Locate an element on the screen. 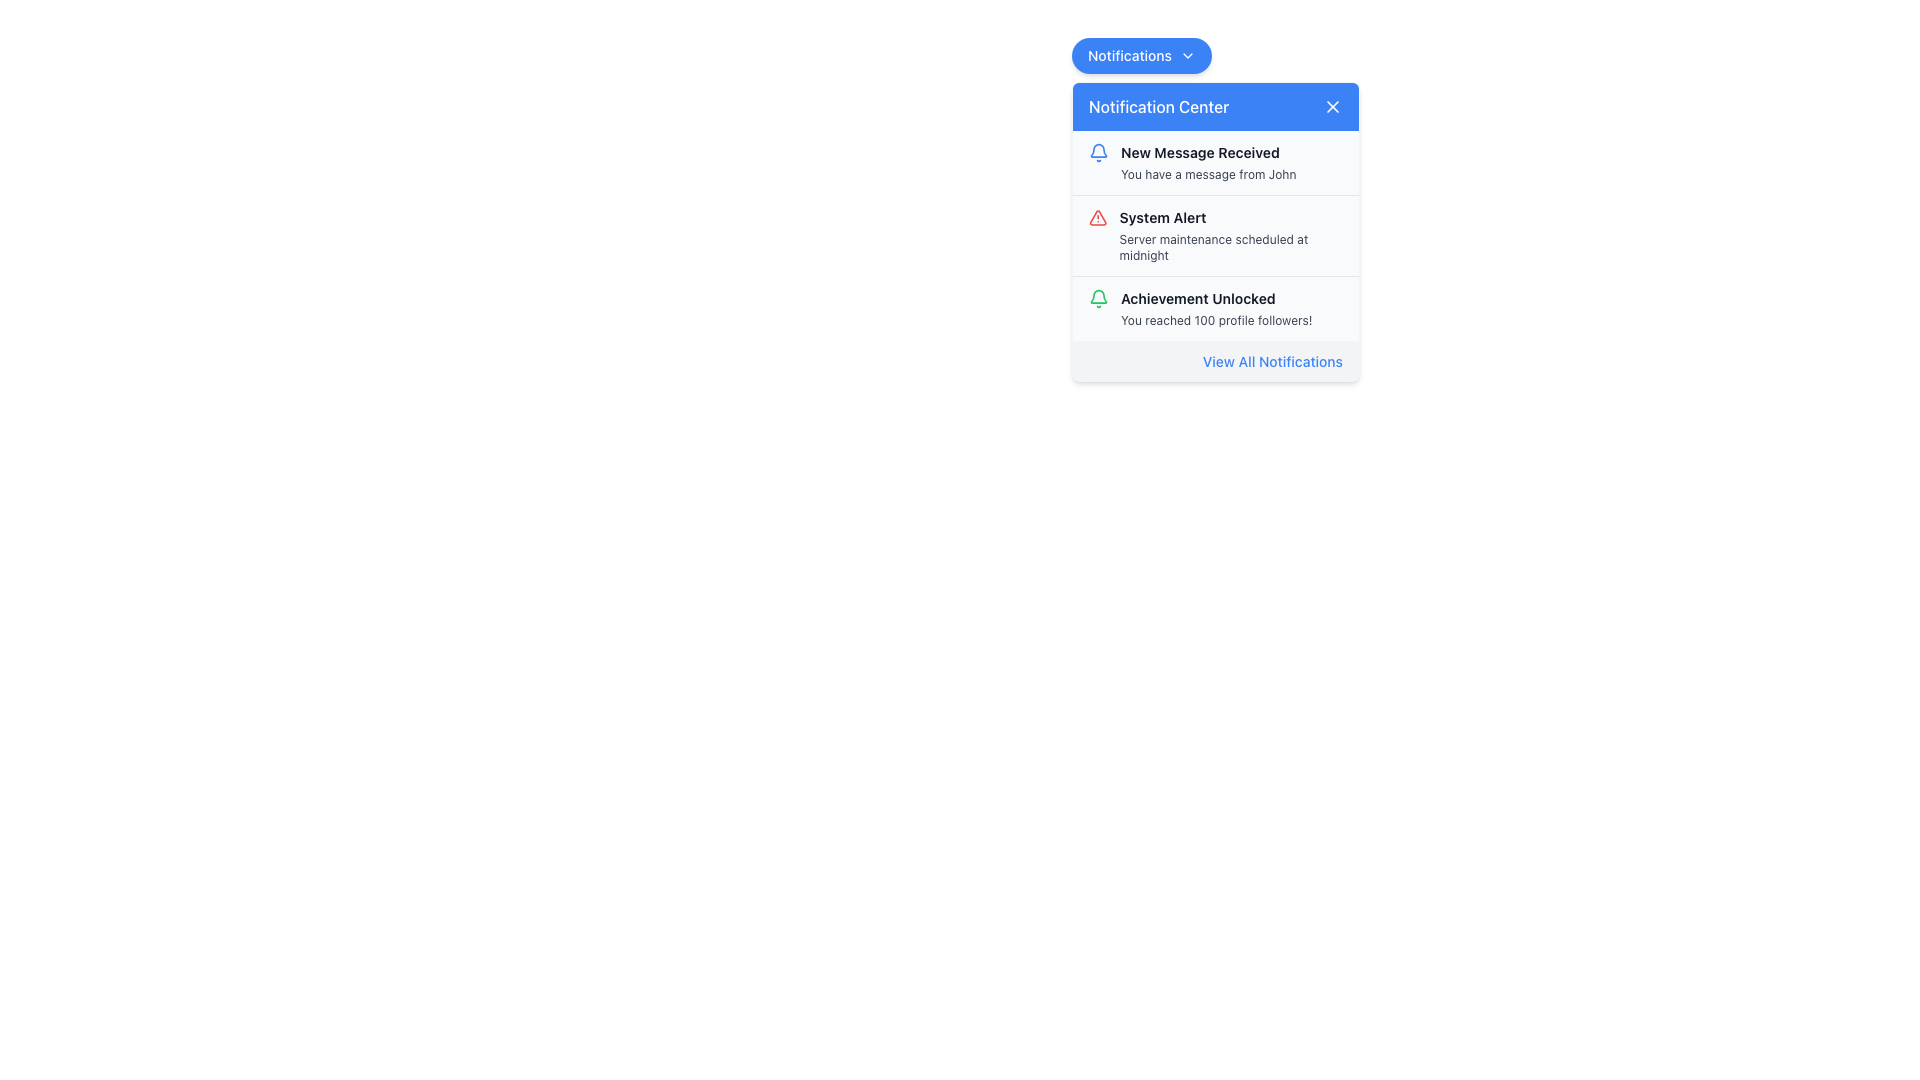 The image size is (1920, 1080). the Close button located at the top-right corner of the Notification Center header to change its color is located at coordinates (1333, 107).